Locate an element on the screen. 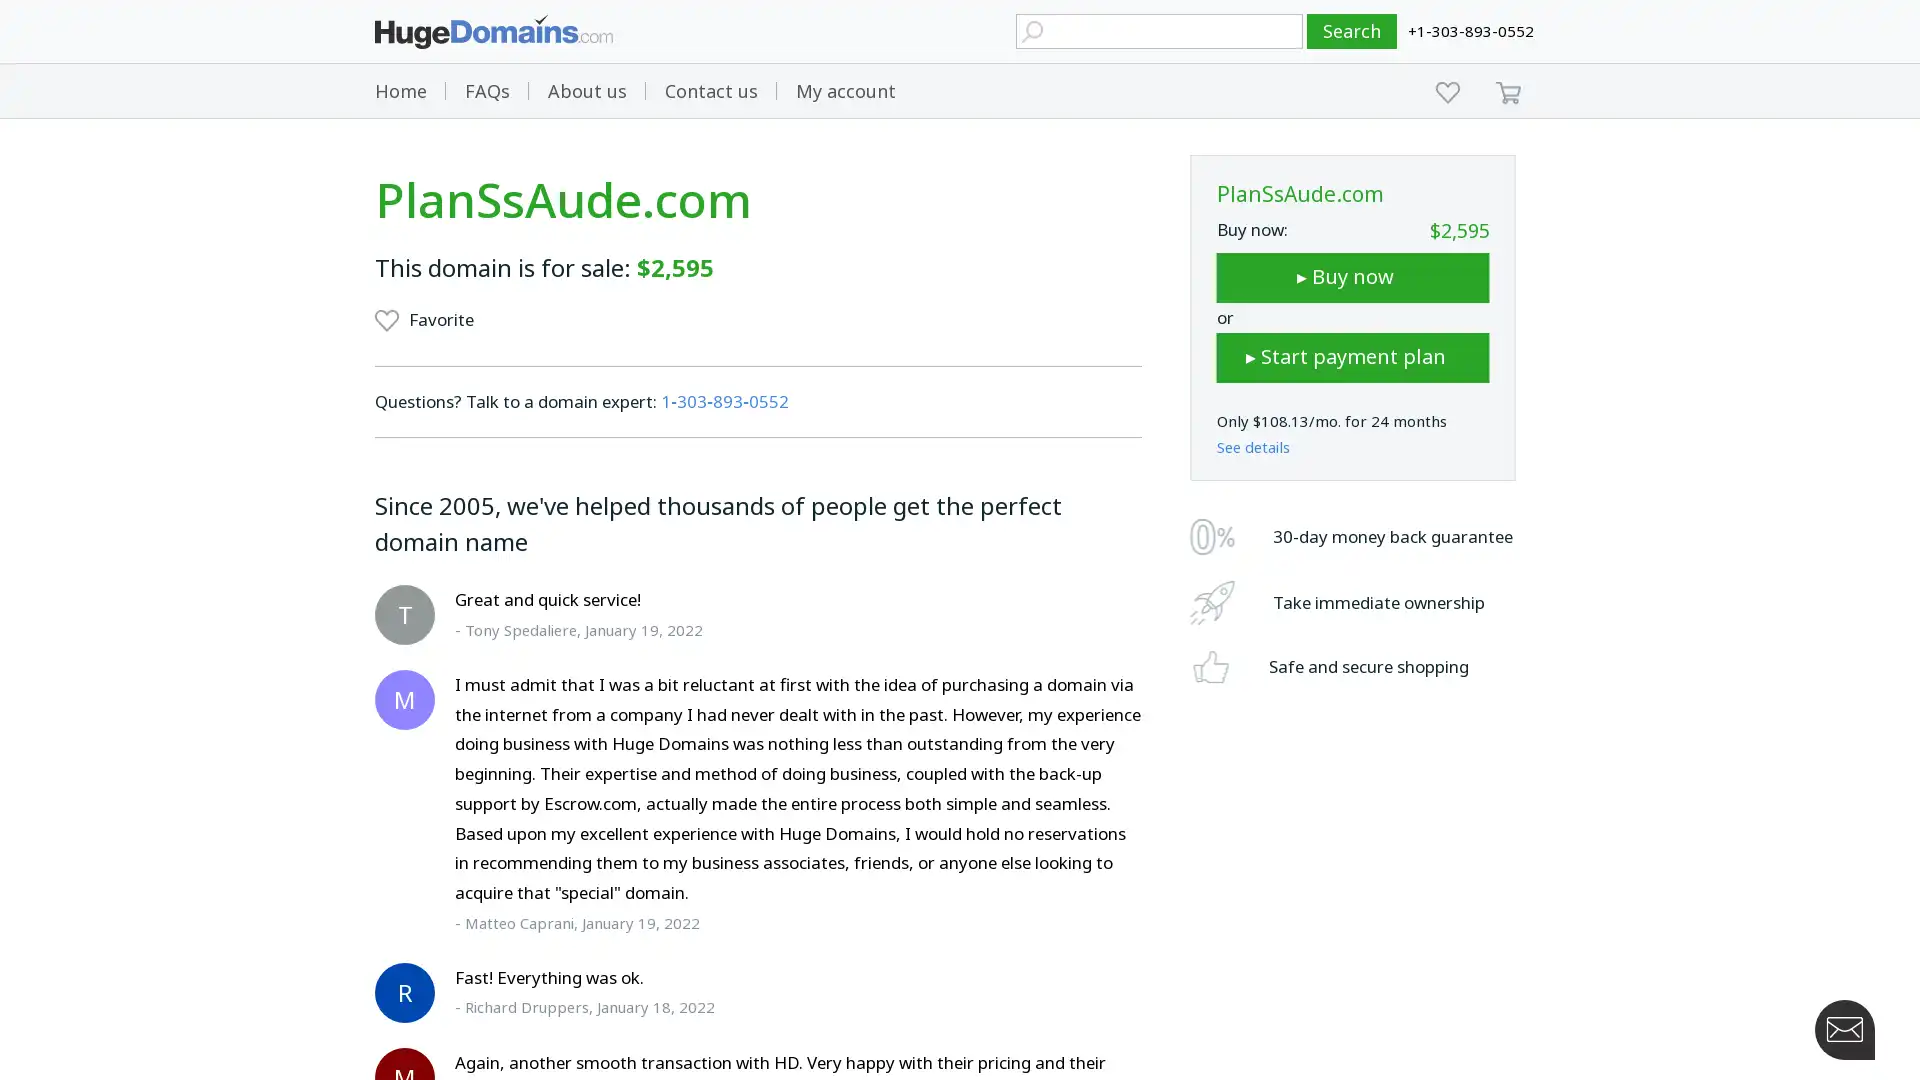  Search is located at coordinates (1352, 31).